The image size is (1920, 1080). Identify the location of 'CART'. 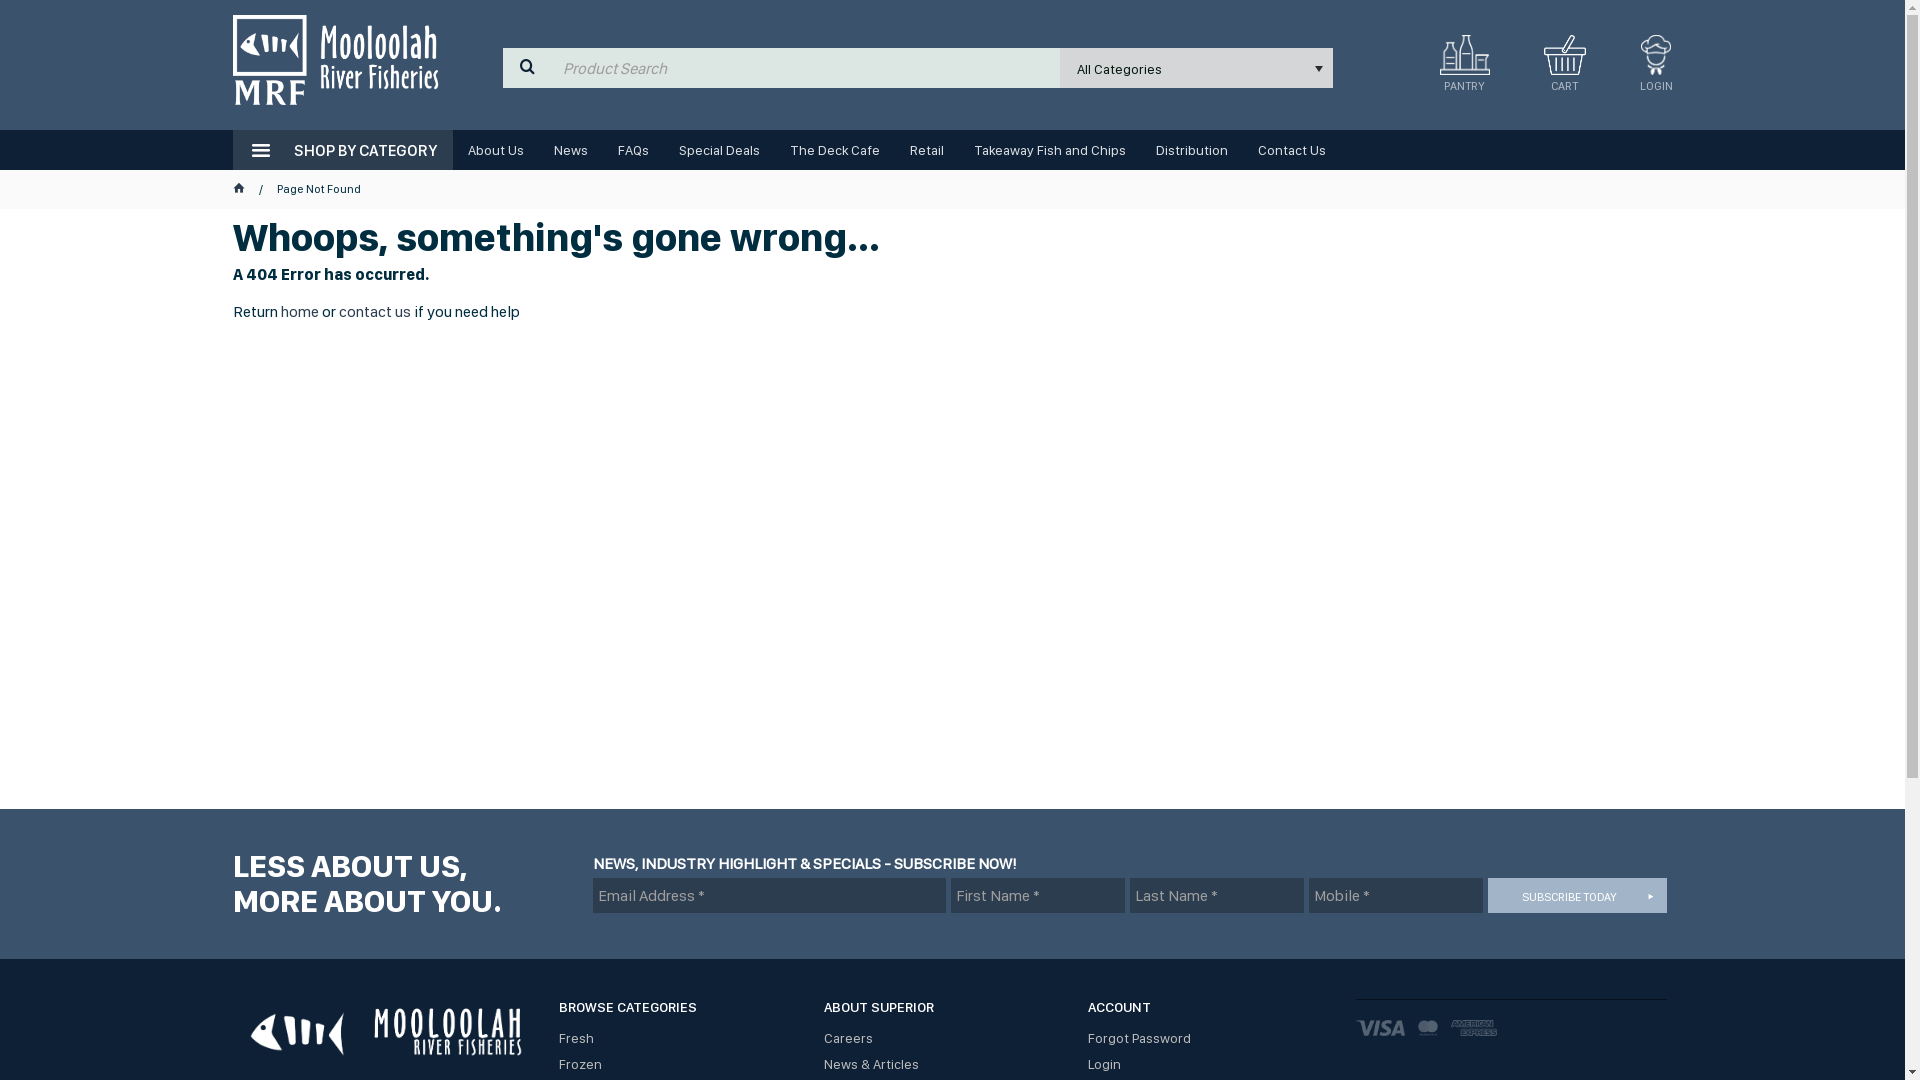
(1529, 68).